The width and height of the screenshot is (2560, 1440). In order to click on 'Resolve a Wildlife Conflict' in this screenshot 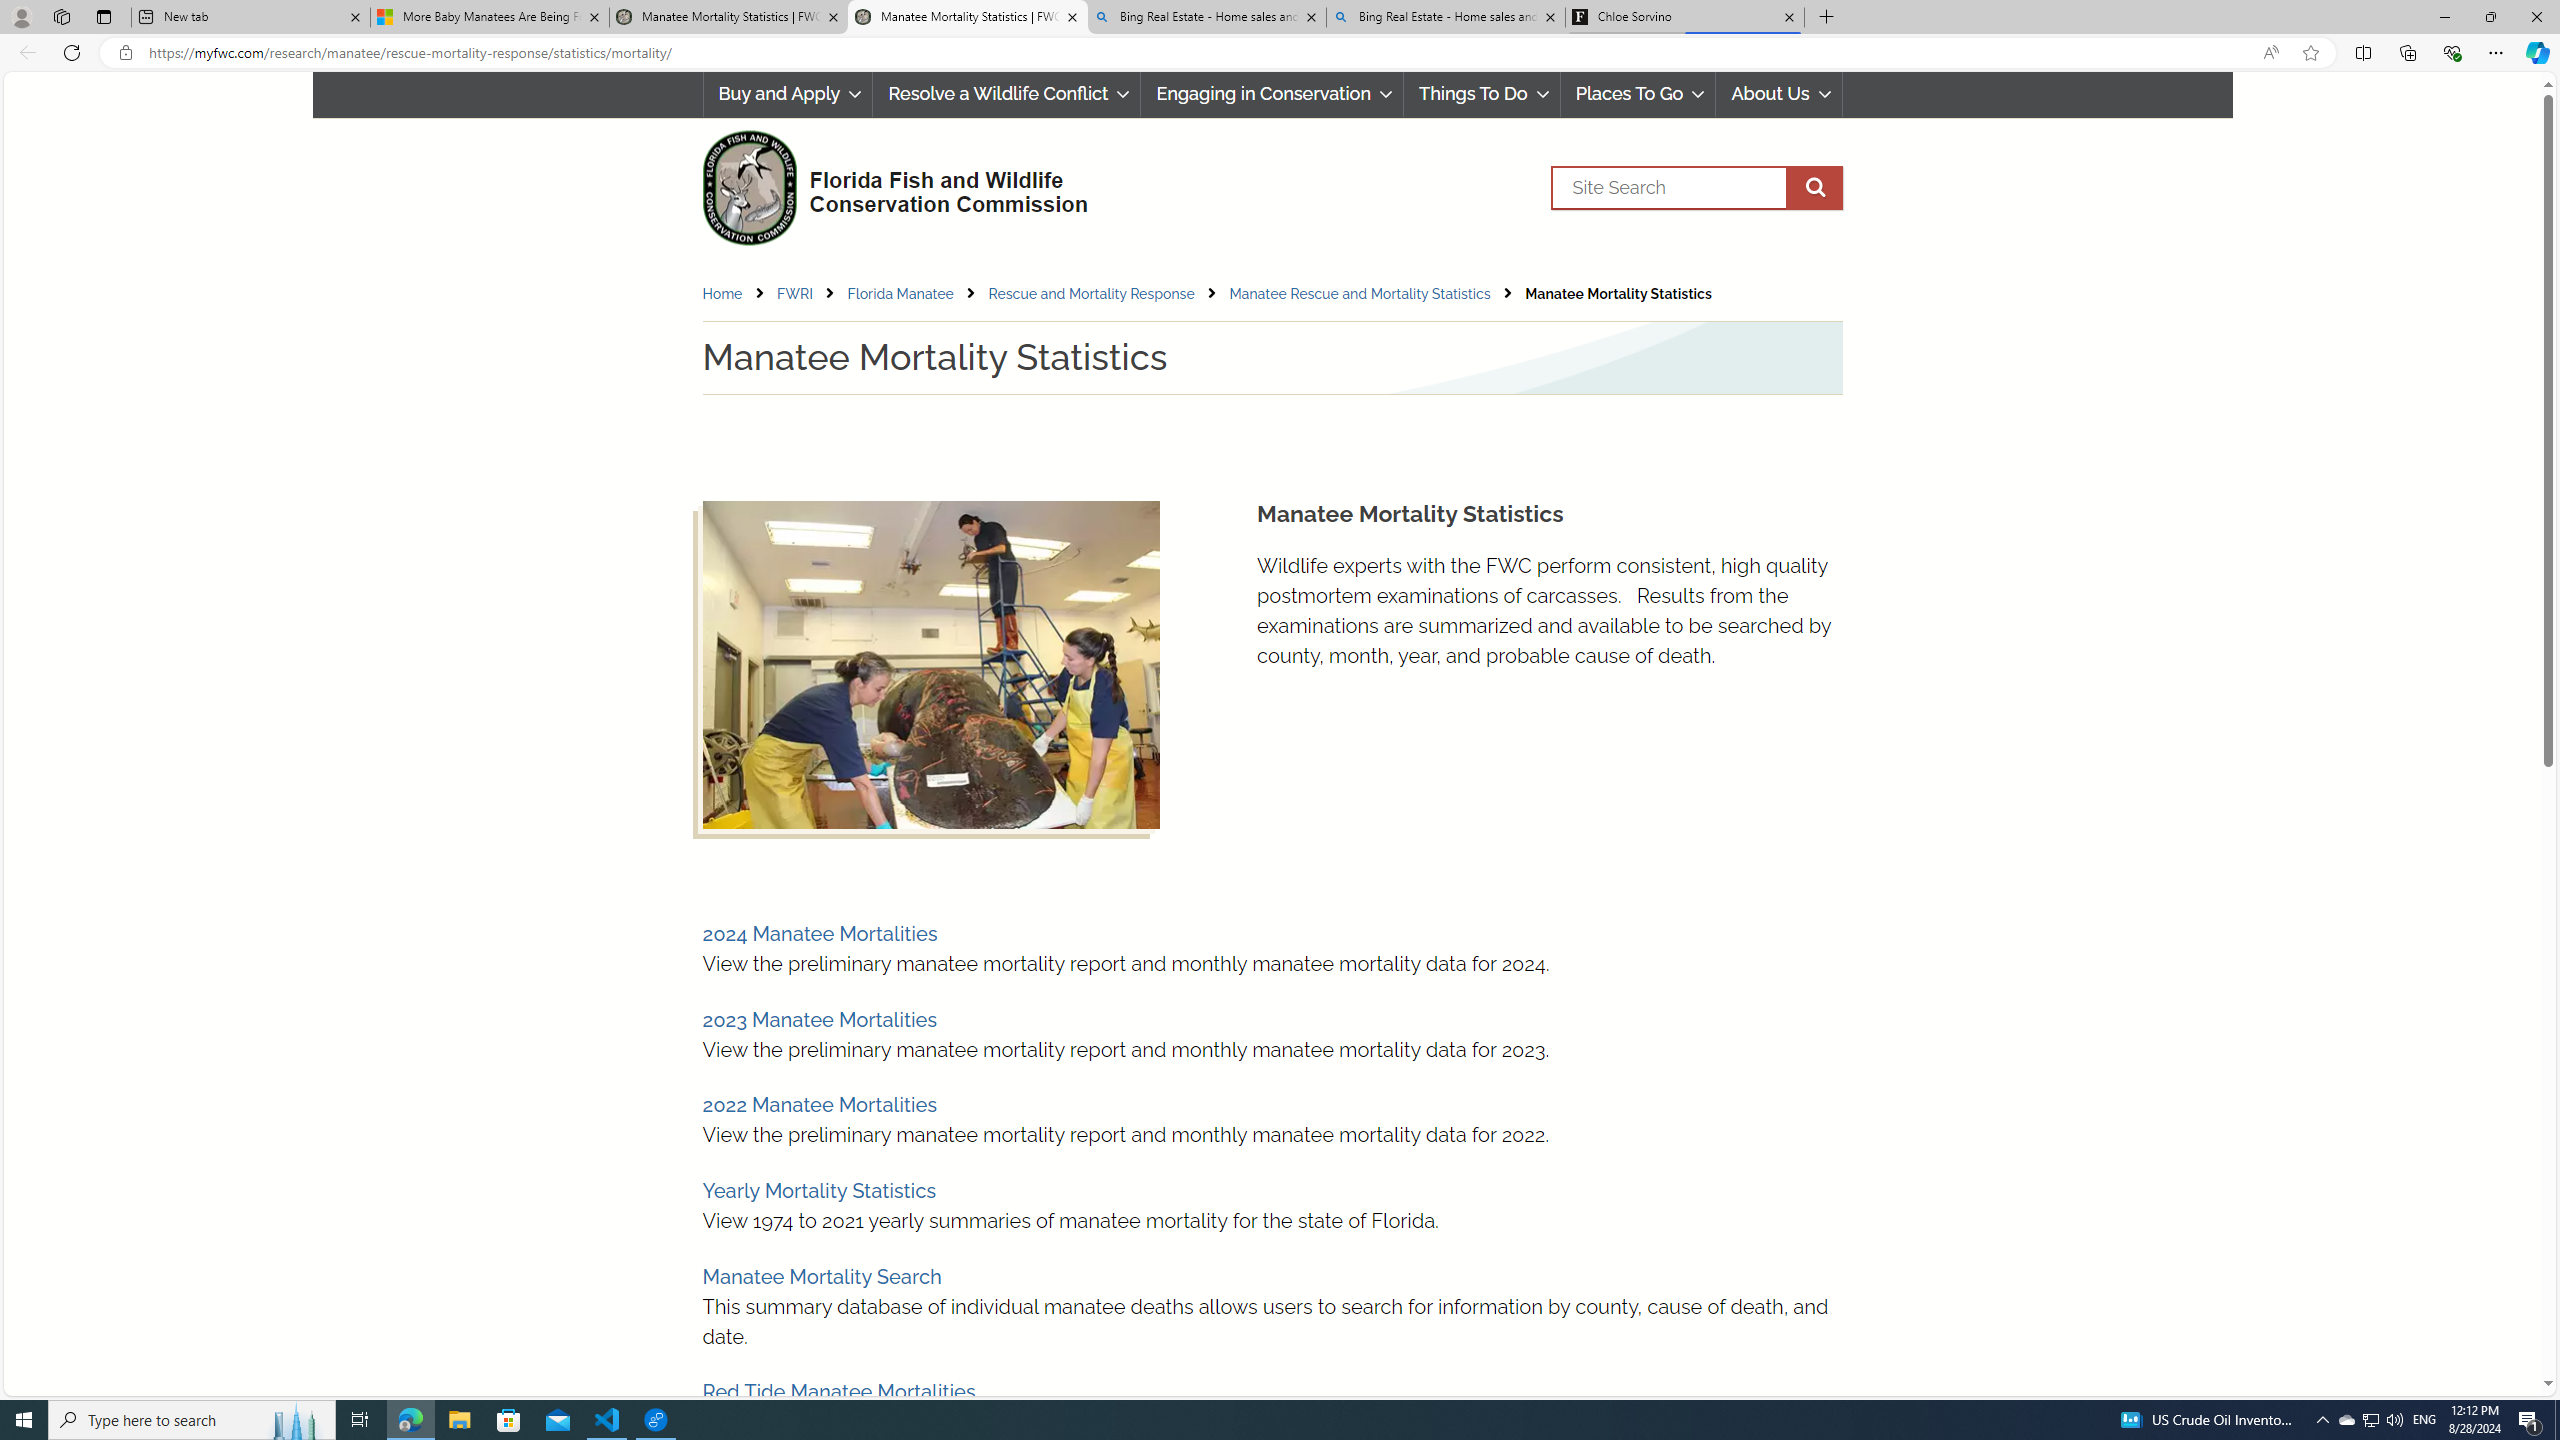, I will do `click(1006, 93)`.